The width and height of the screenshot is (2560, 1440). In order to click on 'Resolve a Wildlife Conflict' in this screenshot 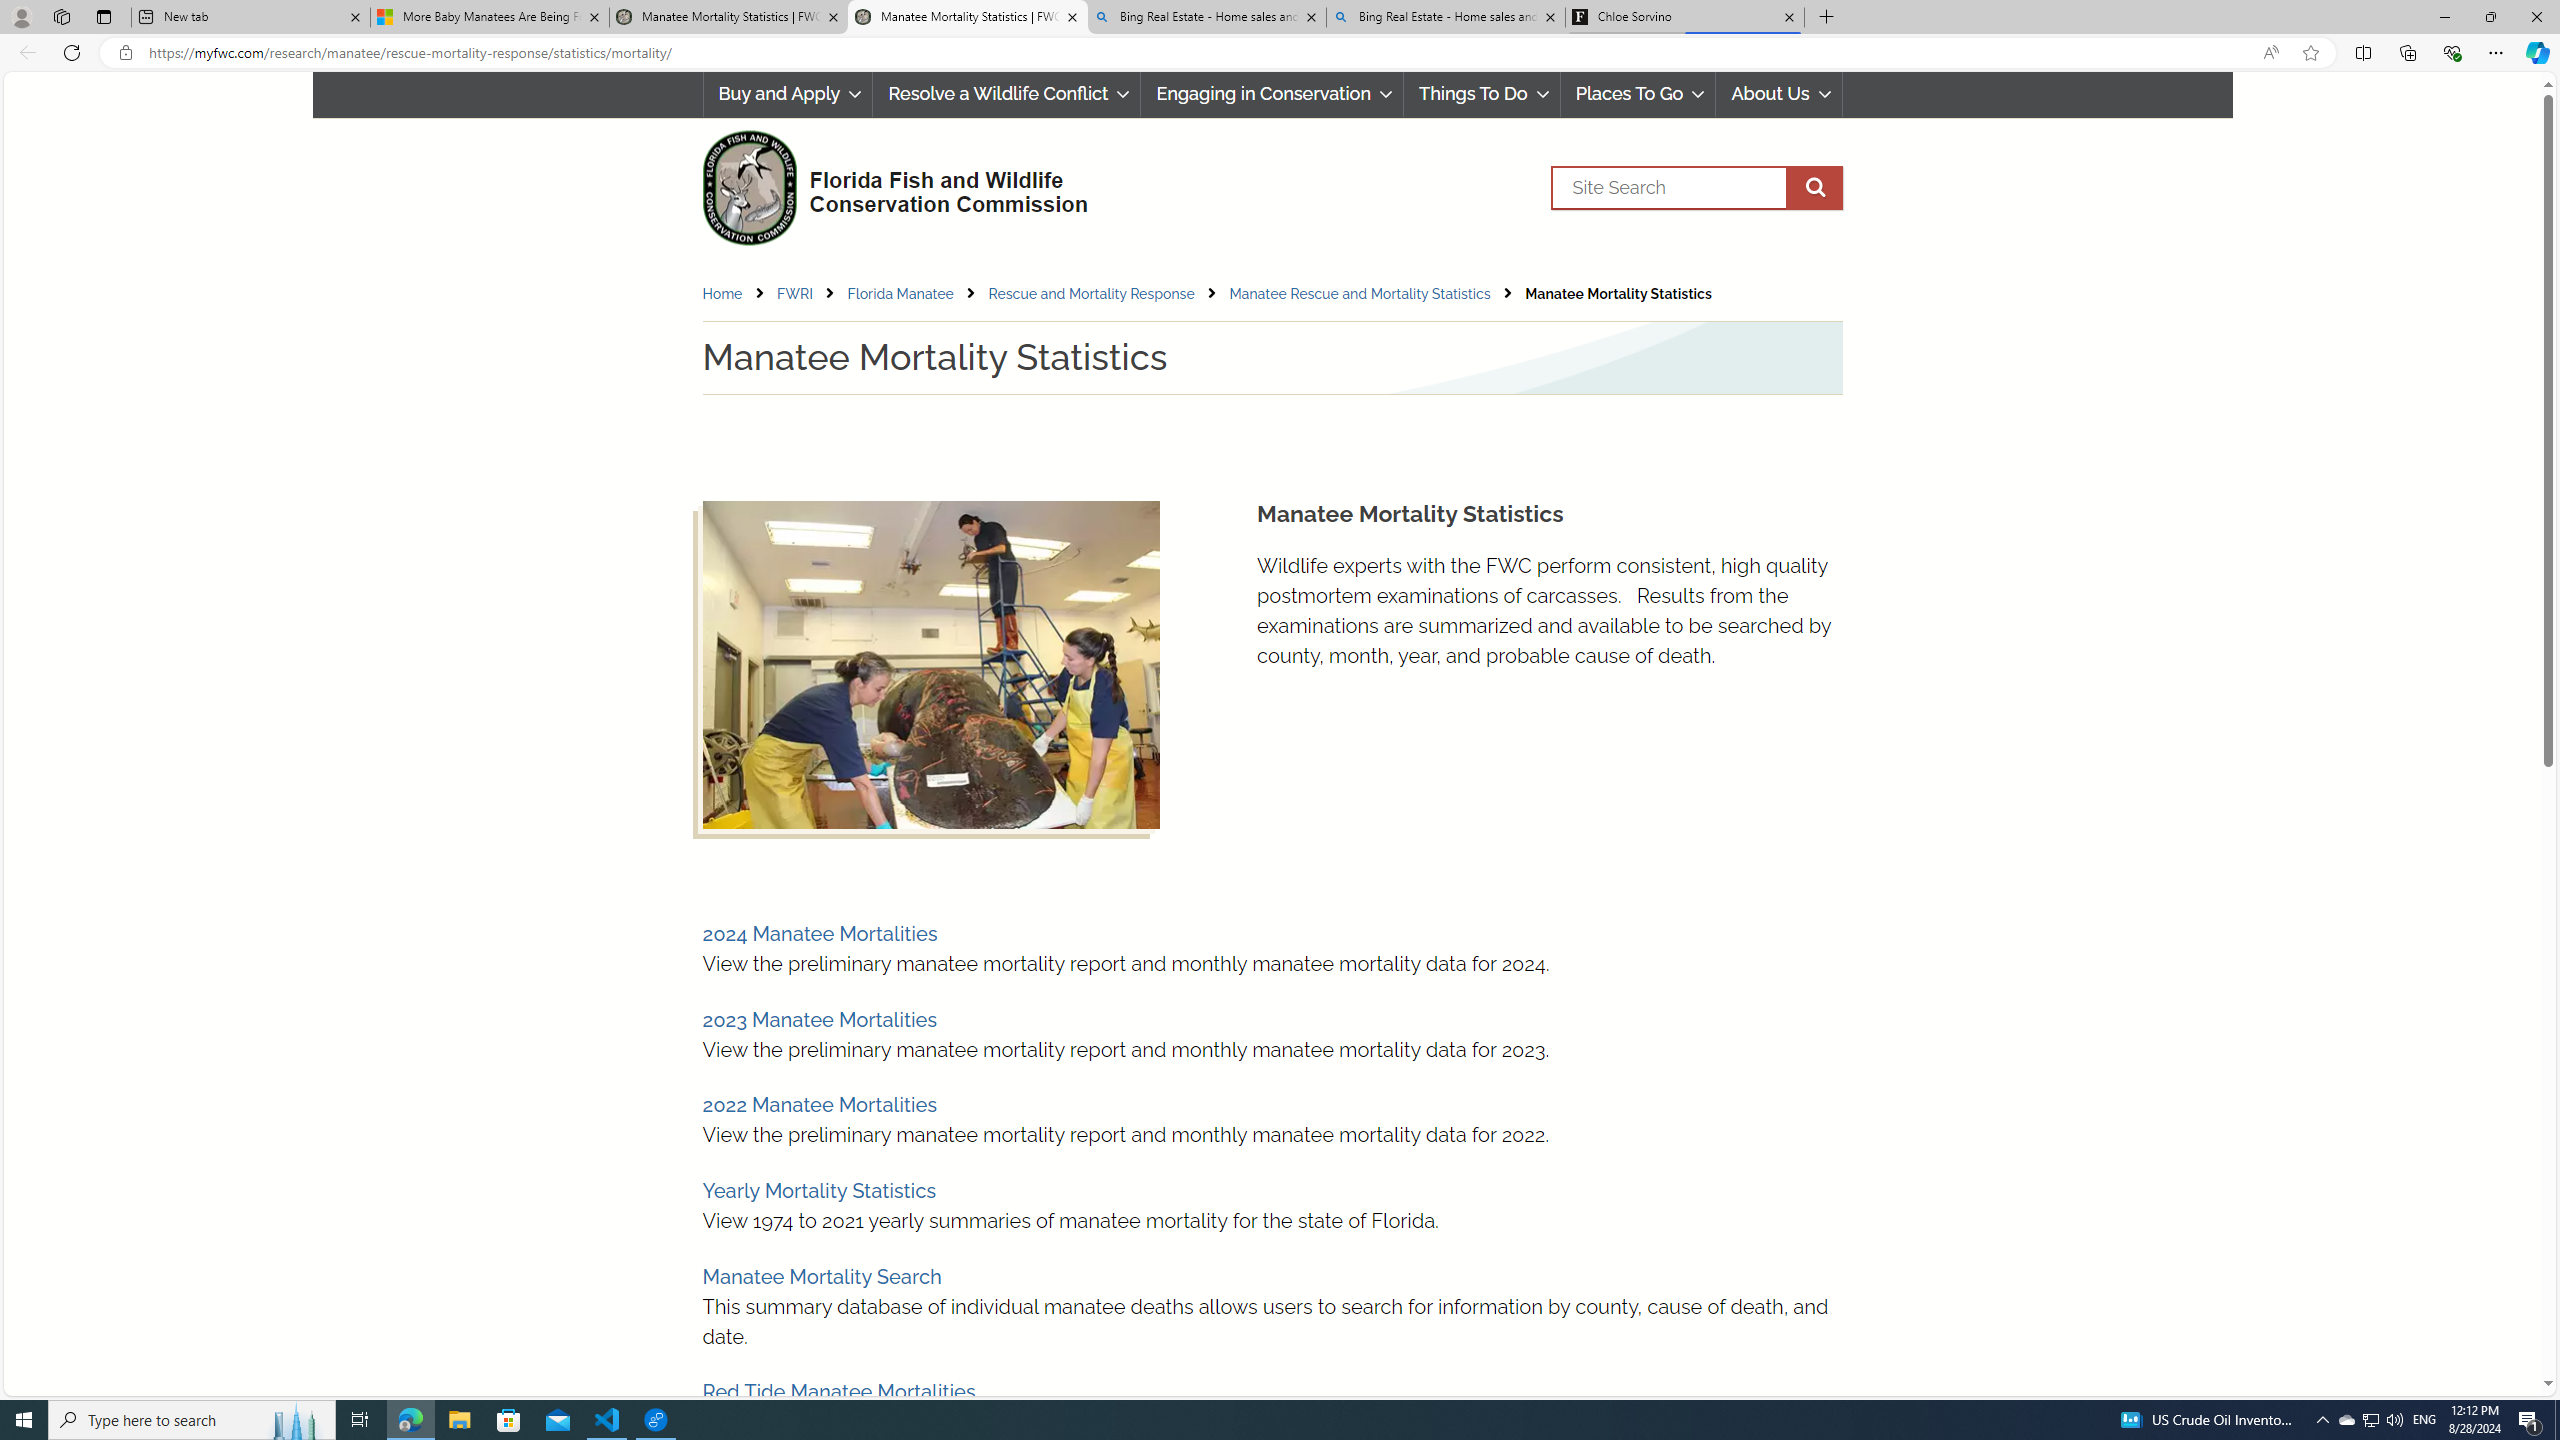, I will do `click(1006, 93)`.